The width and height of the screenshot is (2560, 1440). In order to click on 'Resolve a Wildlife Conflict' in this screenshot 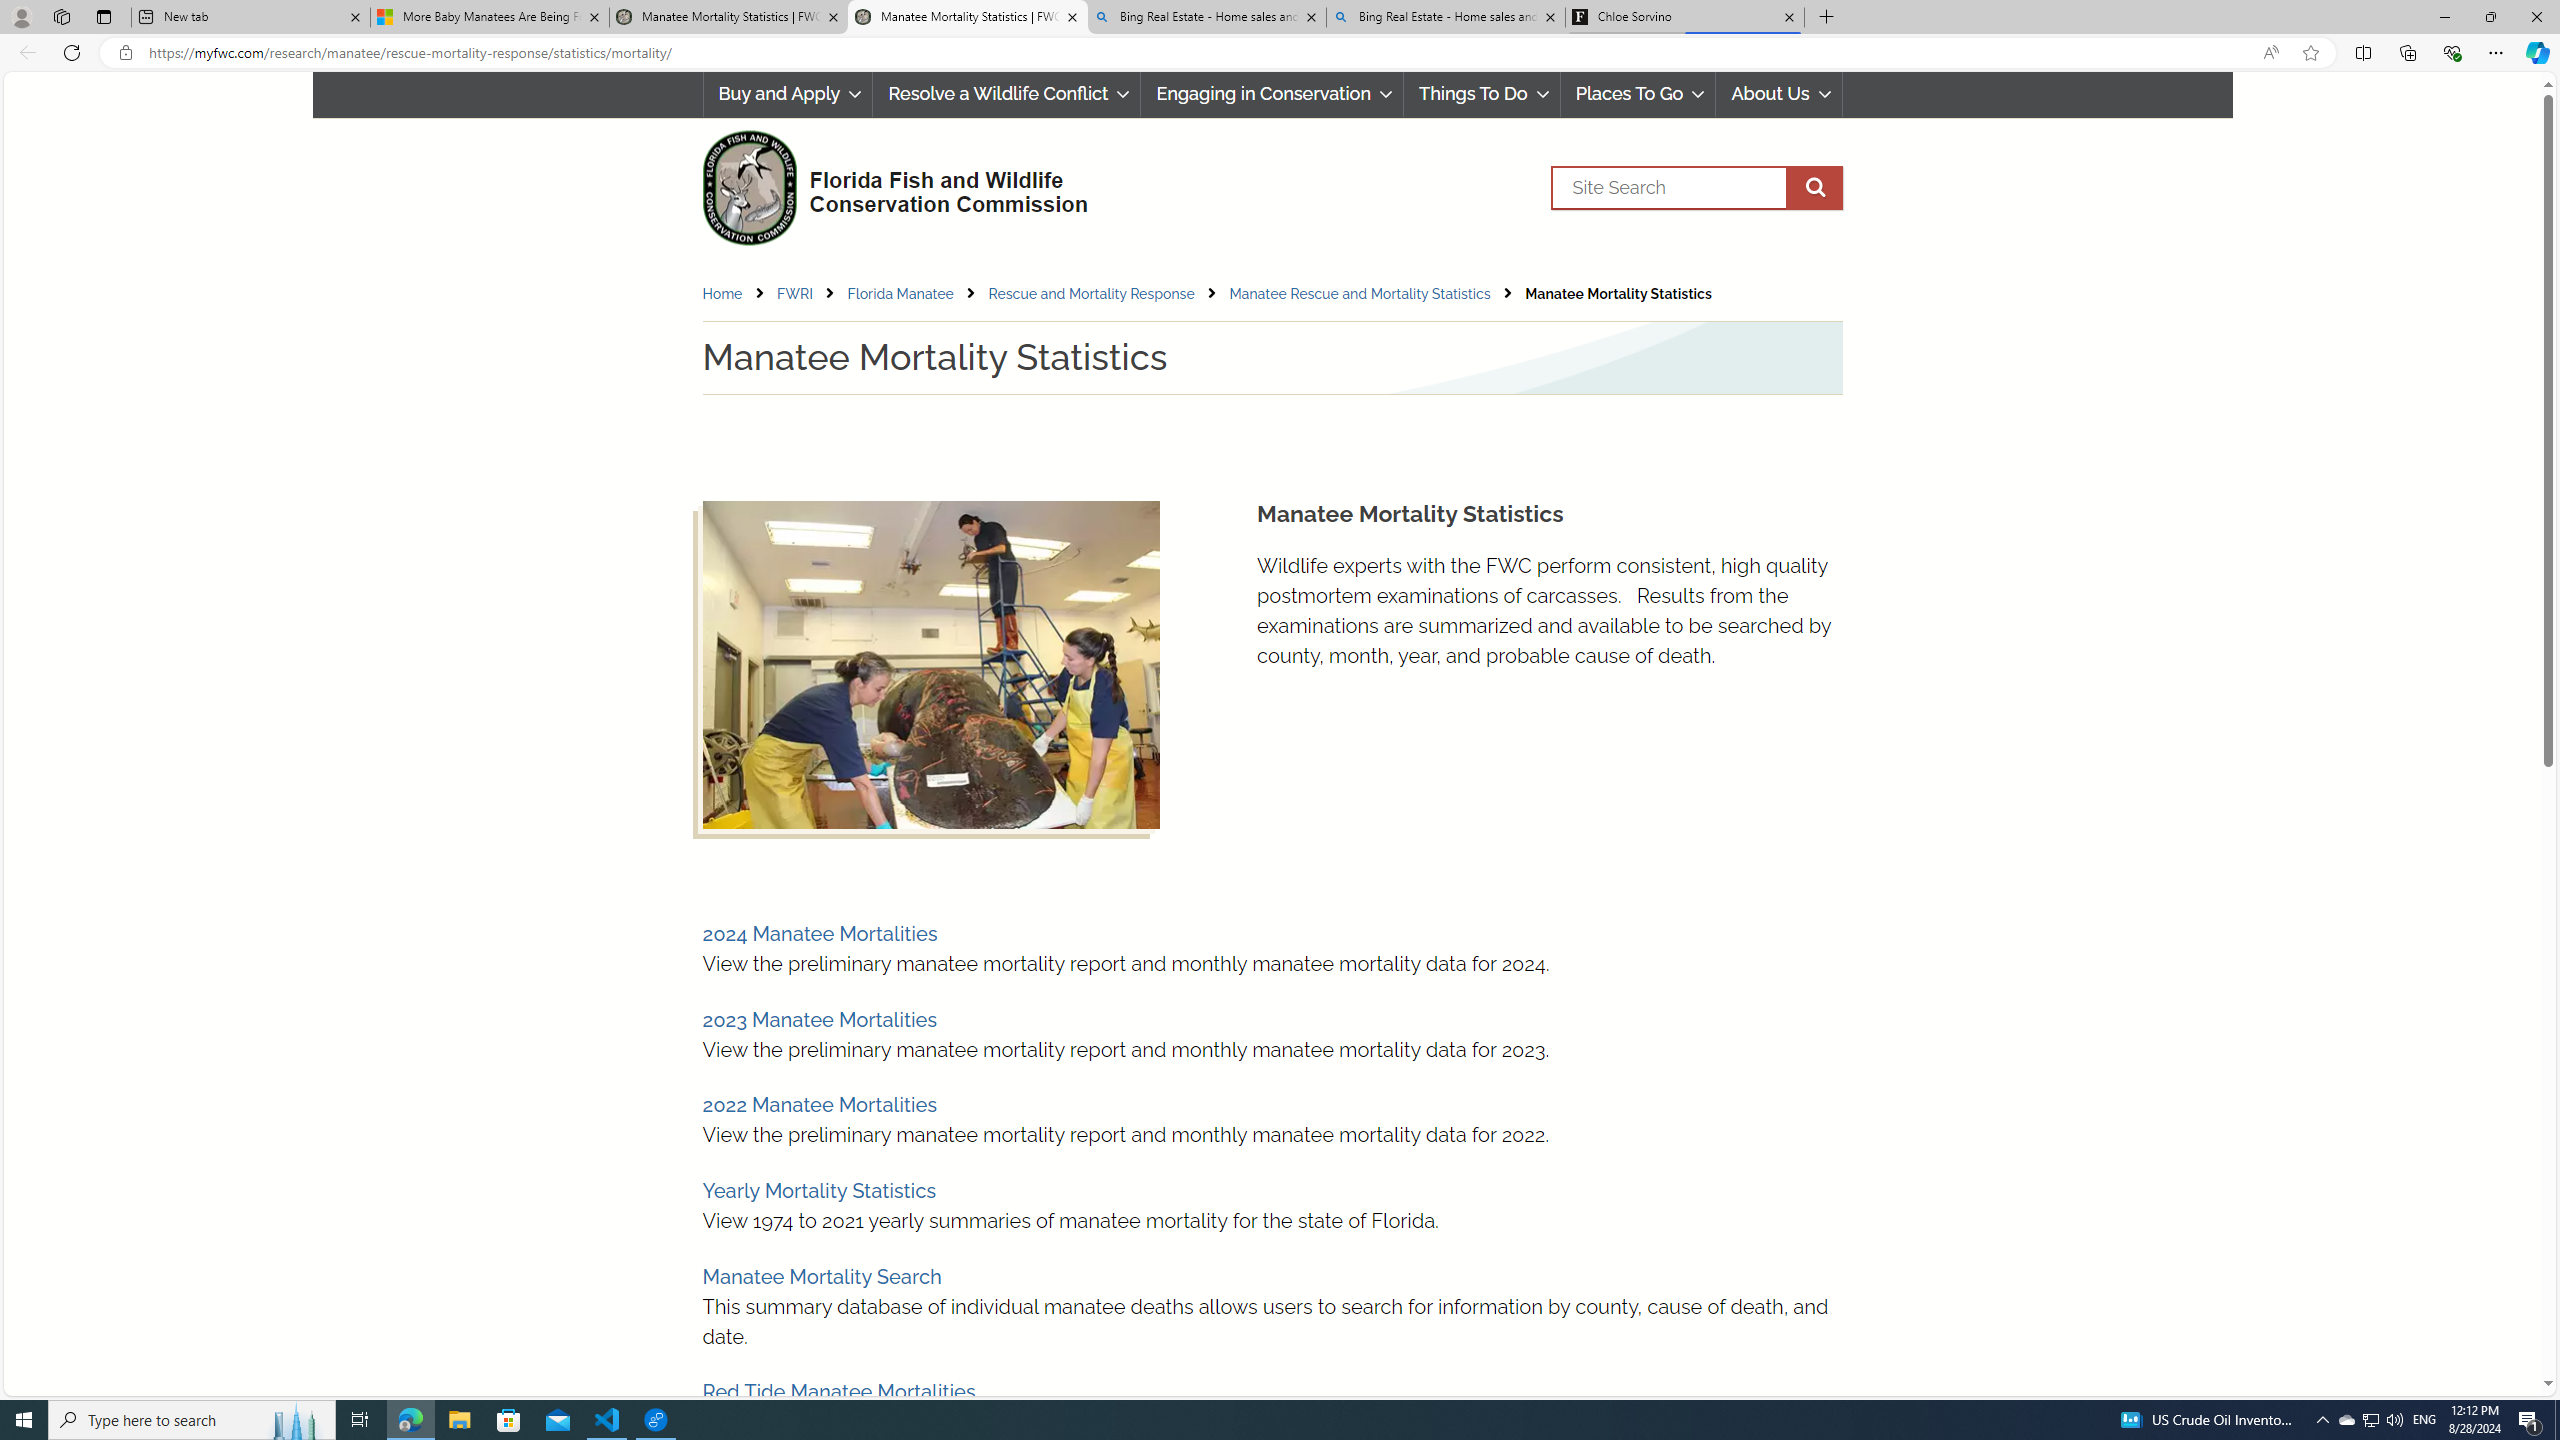, I will do `click(1006, 93)`.